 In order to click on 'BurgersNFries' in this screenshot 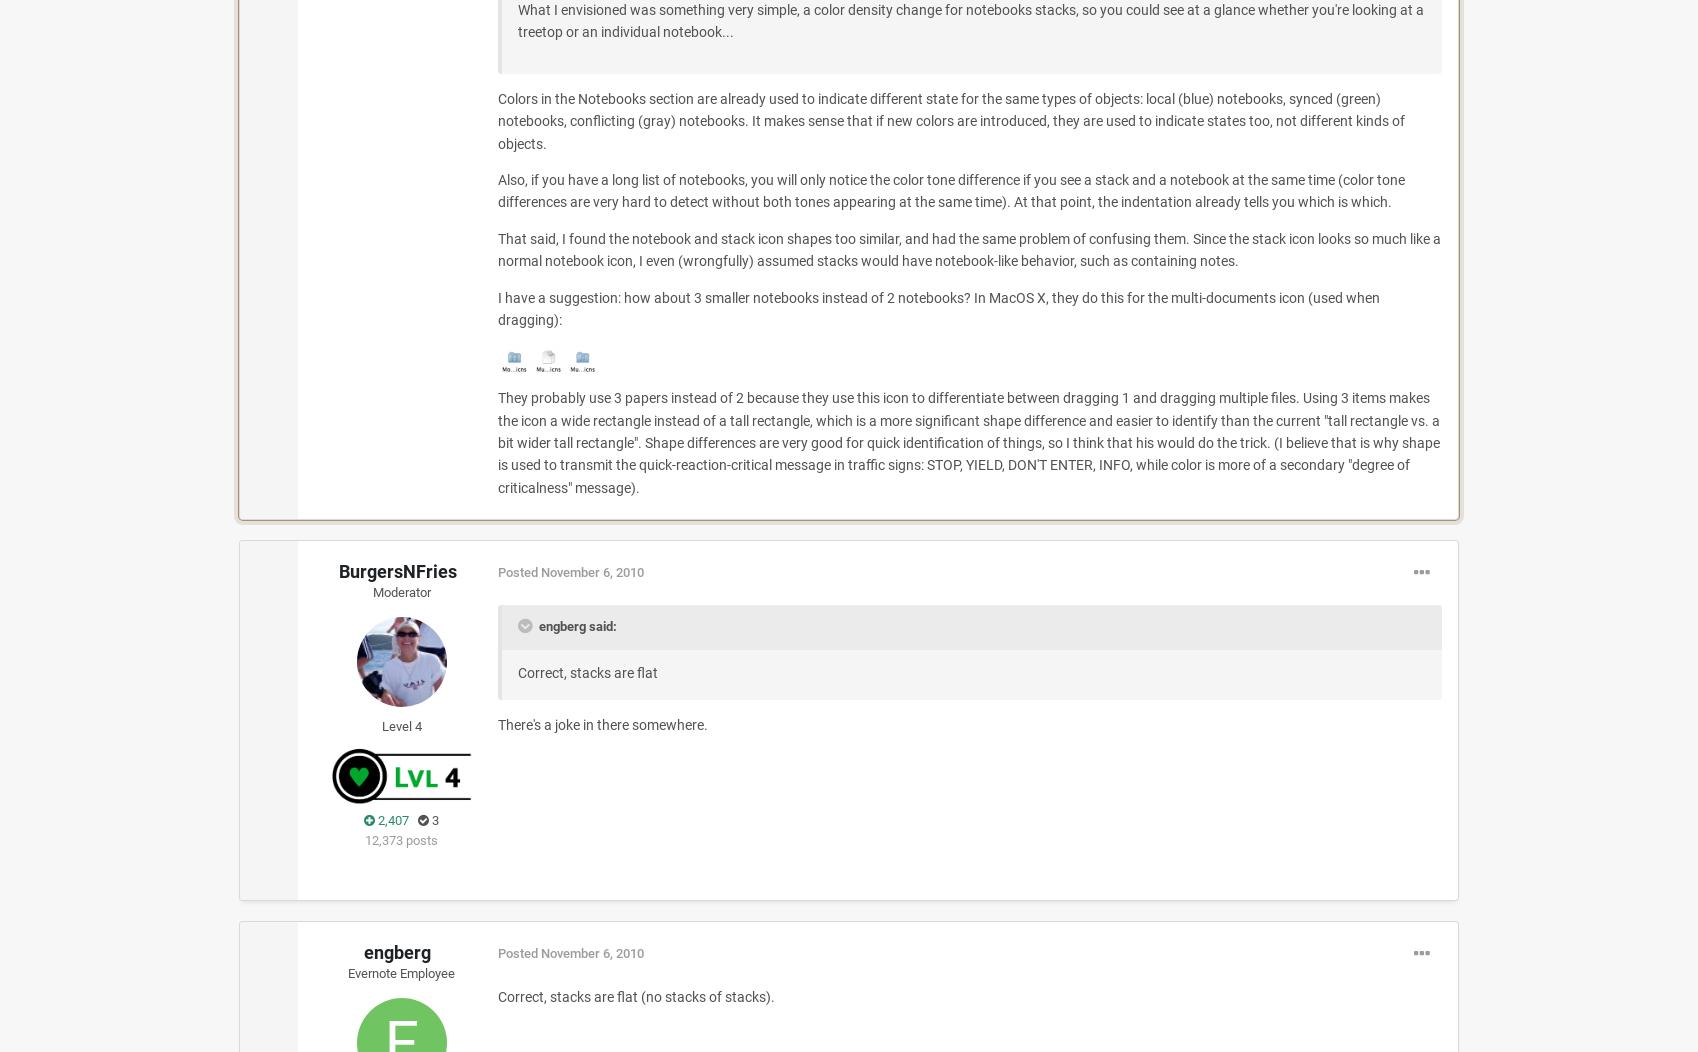, I will do `click(396, 570)`.